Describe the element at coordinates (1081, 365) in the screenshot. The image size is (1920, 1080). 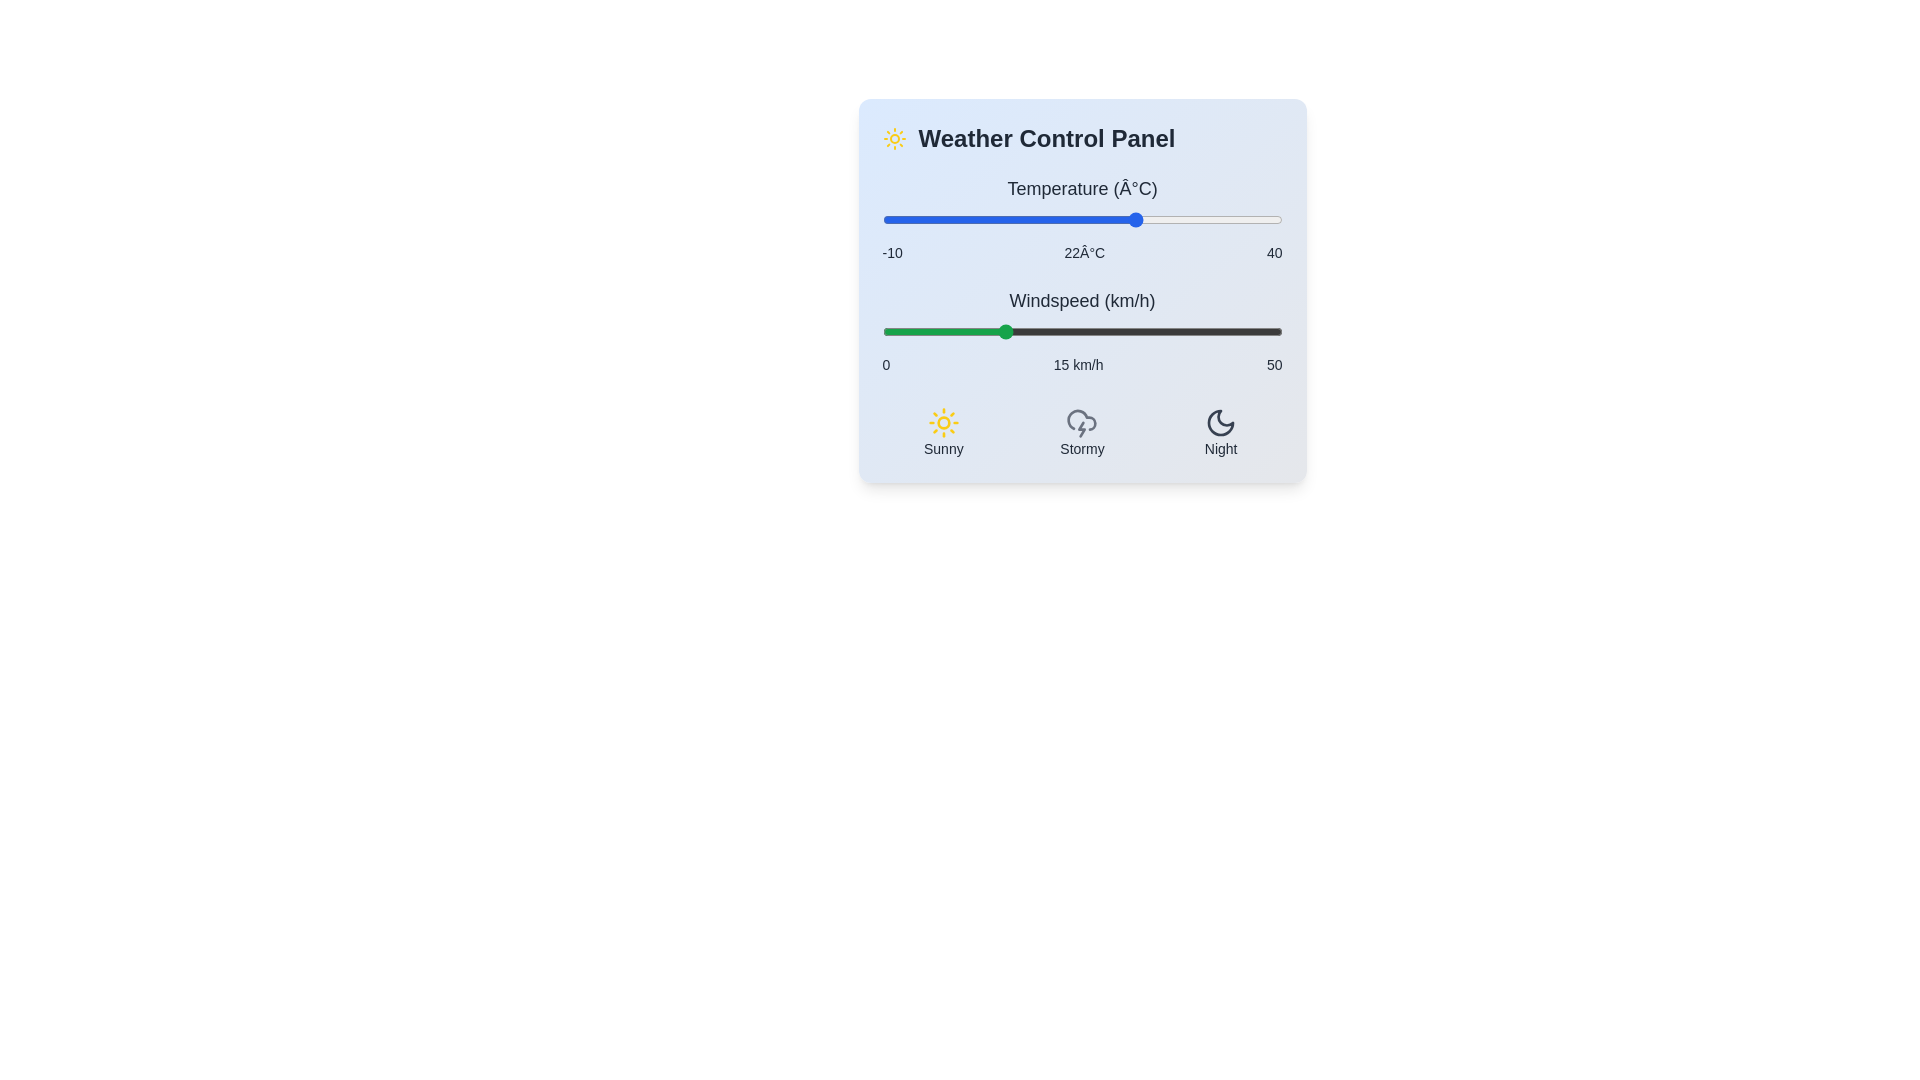
I see `the Text Label Group that indicates the minimum ('0'), the selected level ('15 km/h'), and the maximum ('50') values for windspeed, located at the bottom-center of the 'Windspeed (km/h)' section` at that location.